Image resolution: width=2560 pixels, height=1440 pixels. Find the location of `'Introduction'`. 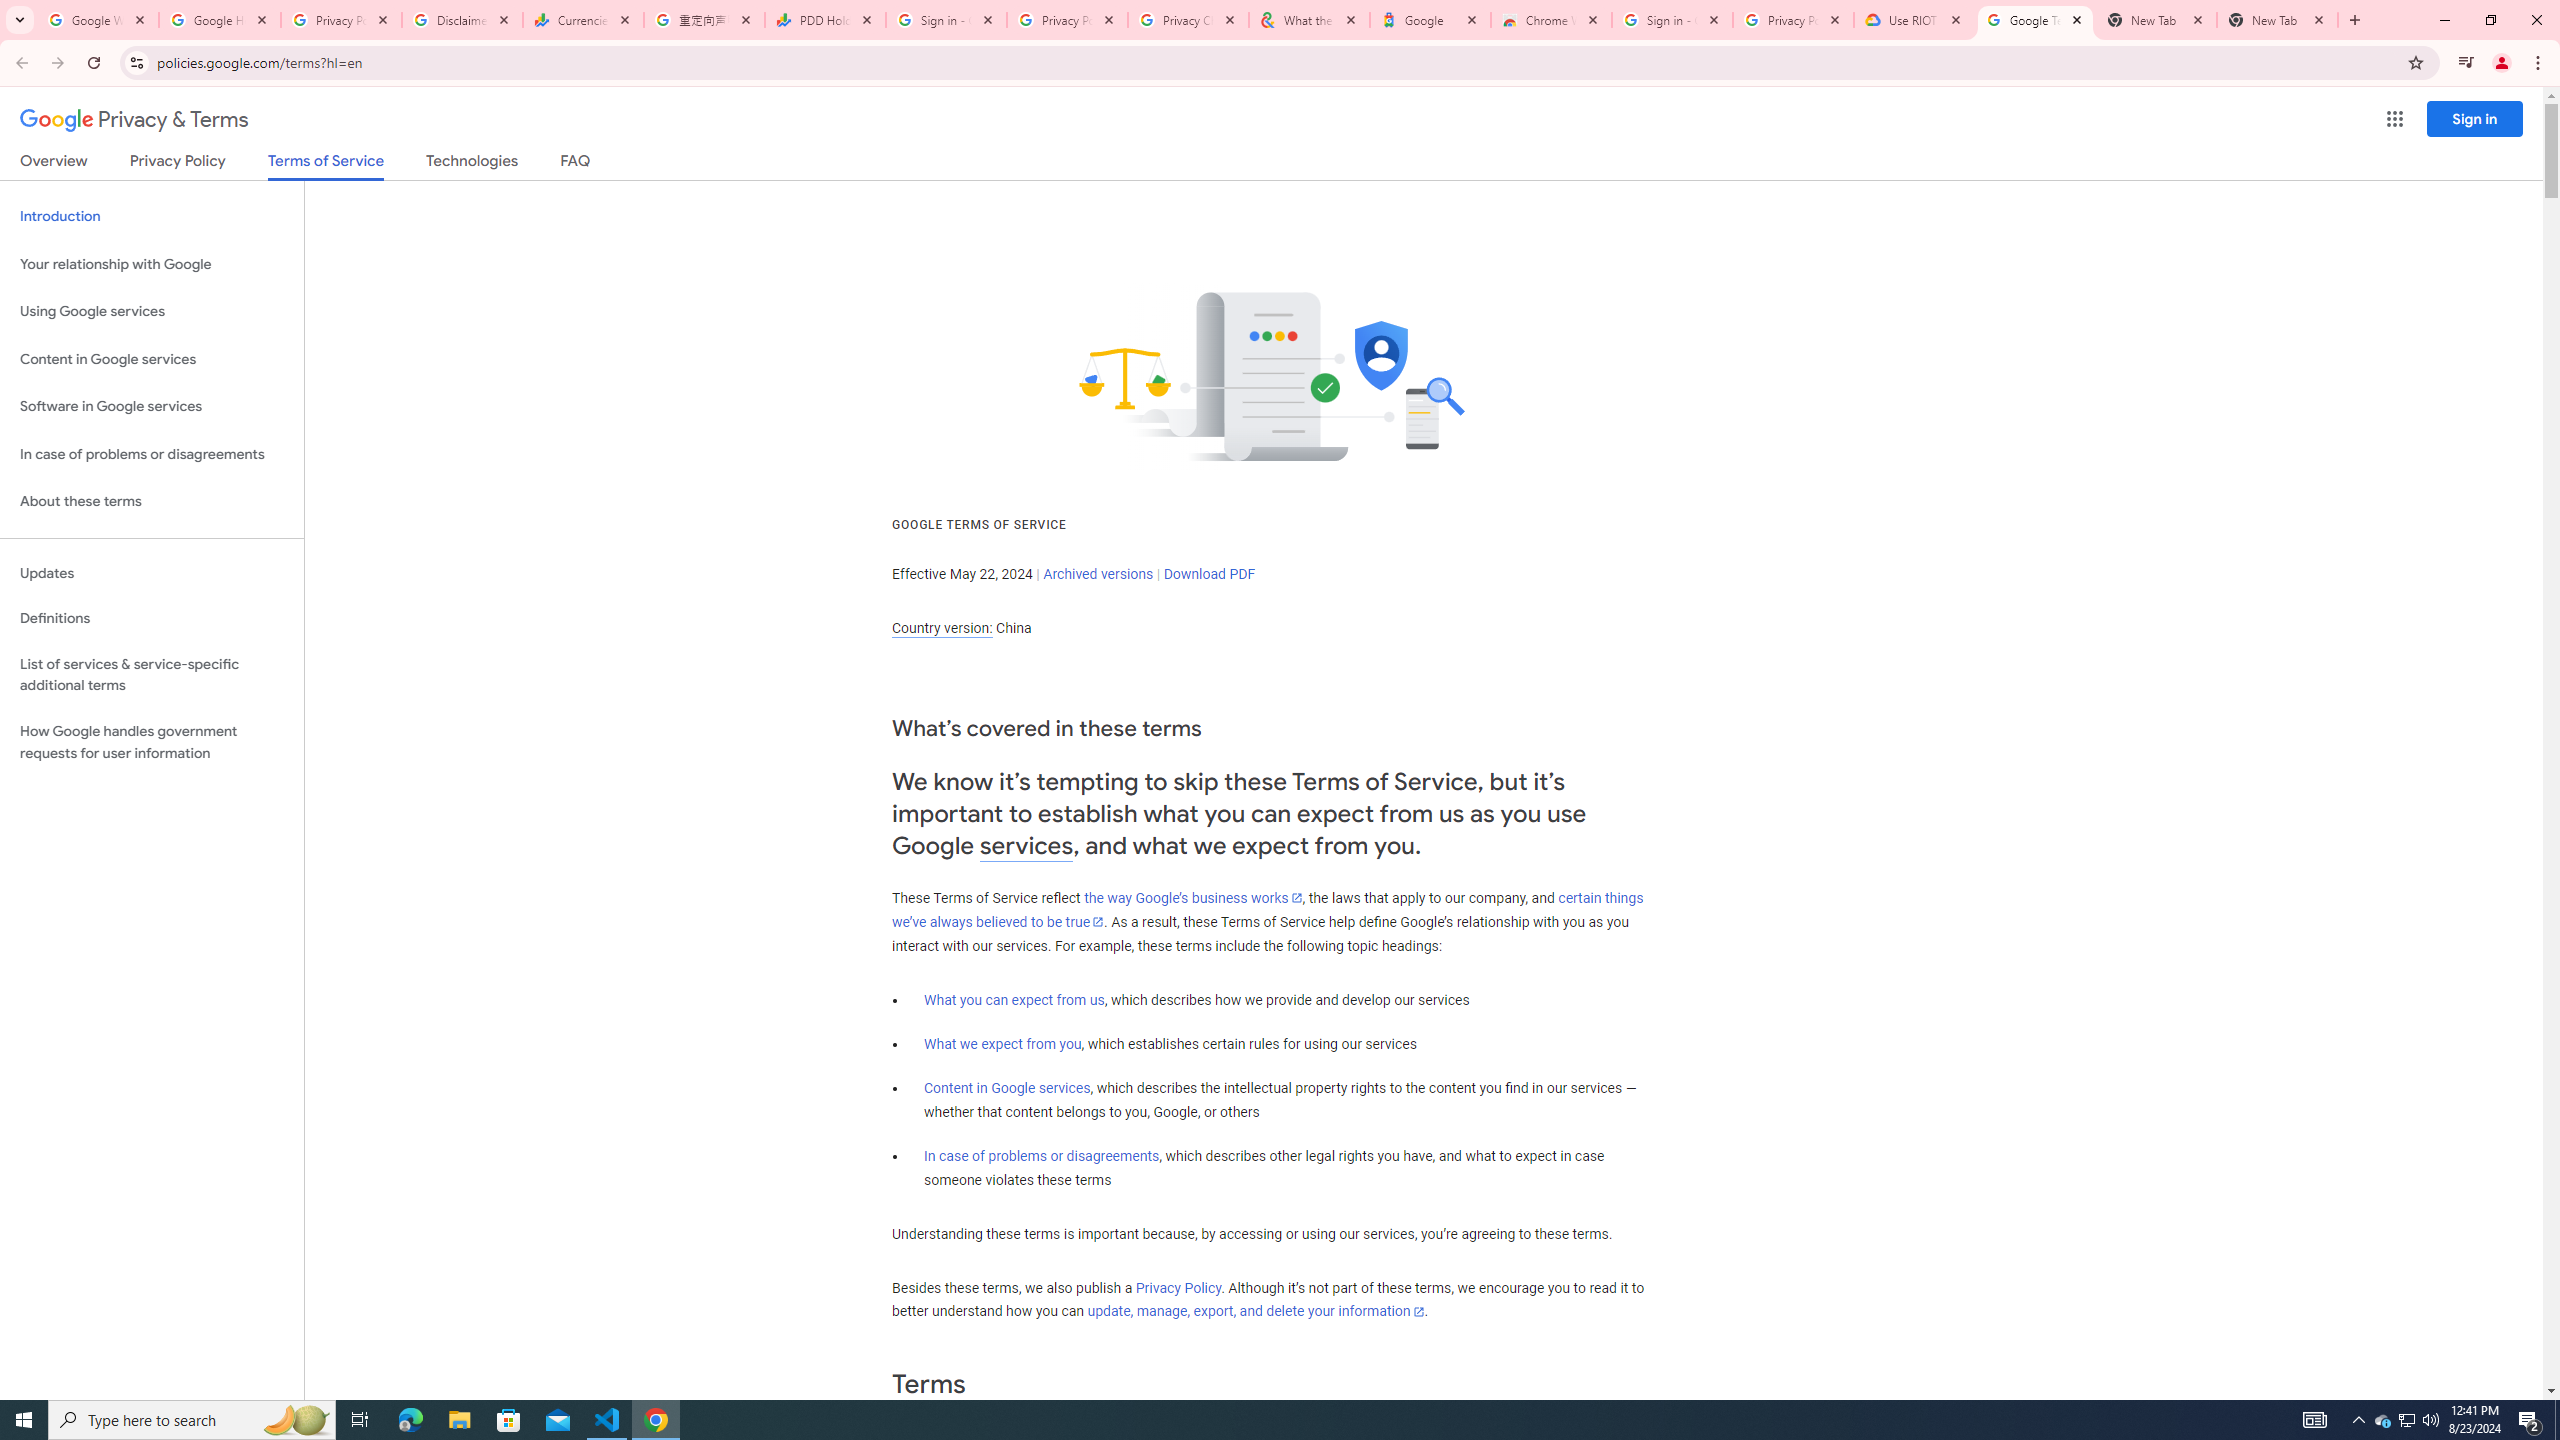

'Introduction' is located at coordinates (151, 215).